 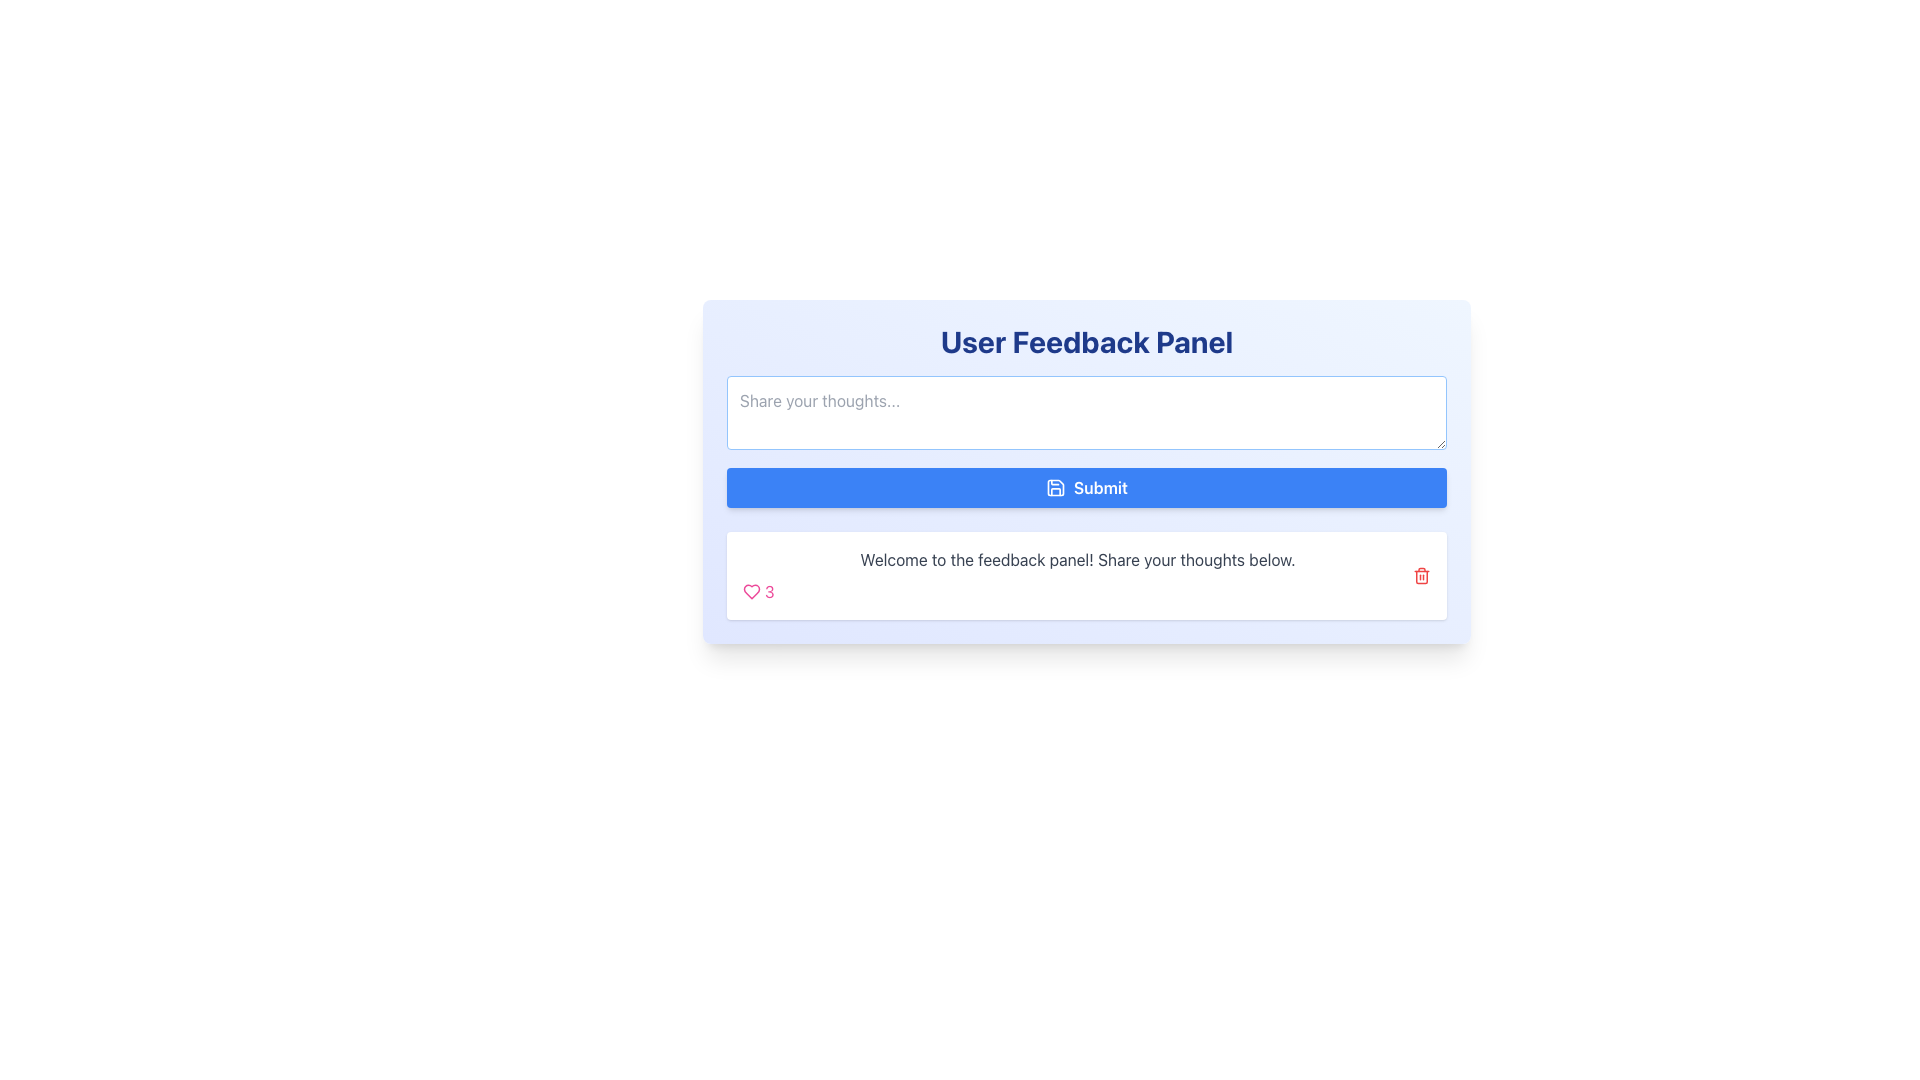 What do you see at coordinates (1077, 575) in the screenshot?
I see `text displayed in the feedback panel, which says 'Welcome to the feedback panel! Share your thoughts below. 3' with a heart icon` at bounding box center [1077, 575].